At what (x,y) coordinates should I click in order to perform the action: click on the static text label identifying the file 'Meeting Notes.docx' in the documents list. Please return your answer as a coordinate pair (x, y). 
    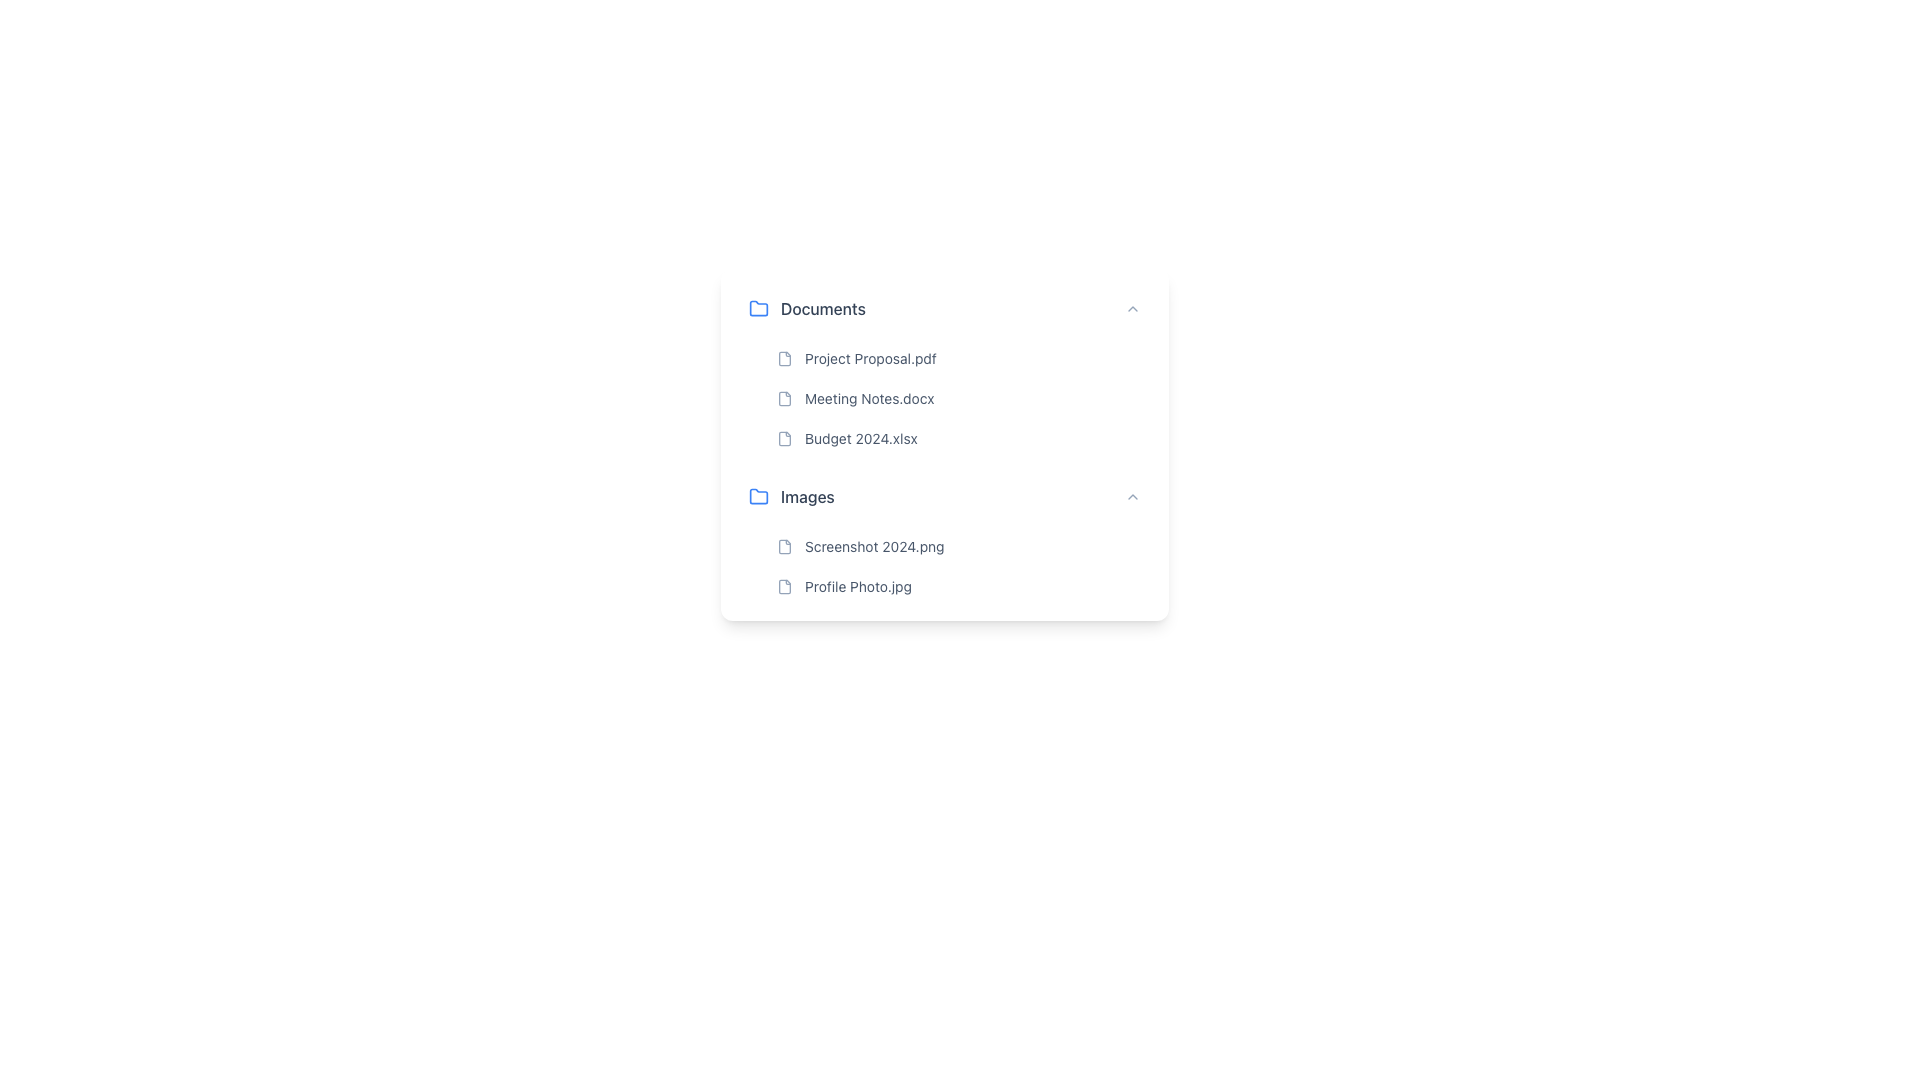
    Looking at the image, I should click on (869, 398).